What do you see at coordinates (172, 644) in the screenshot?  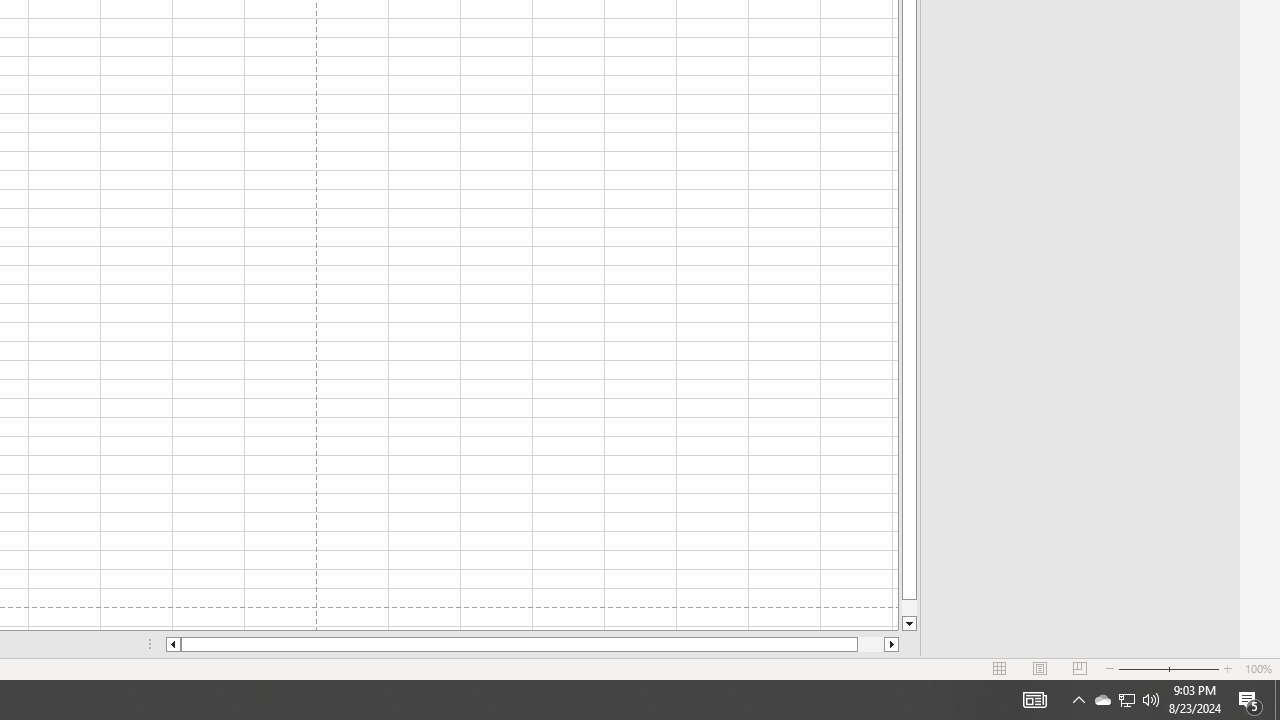 I see `'Column left'` at bounding box center [172, 644].